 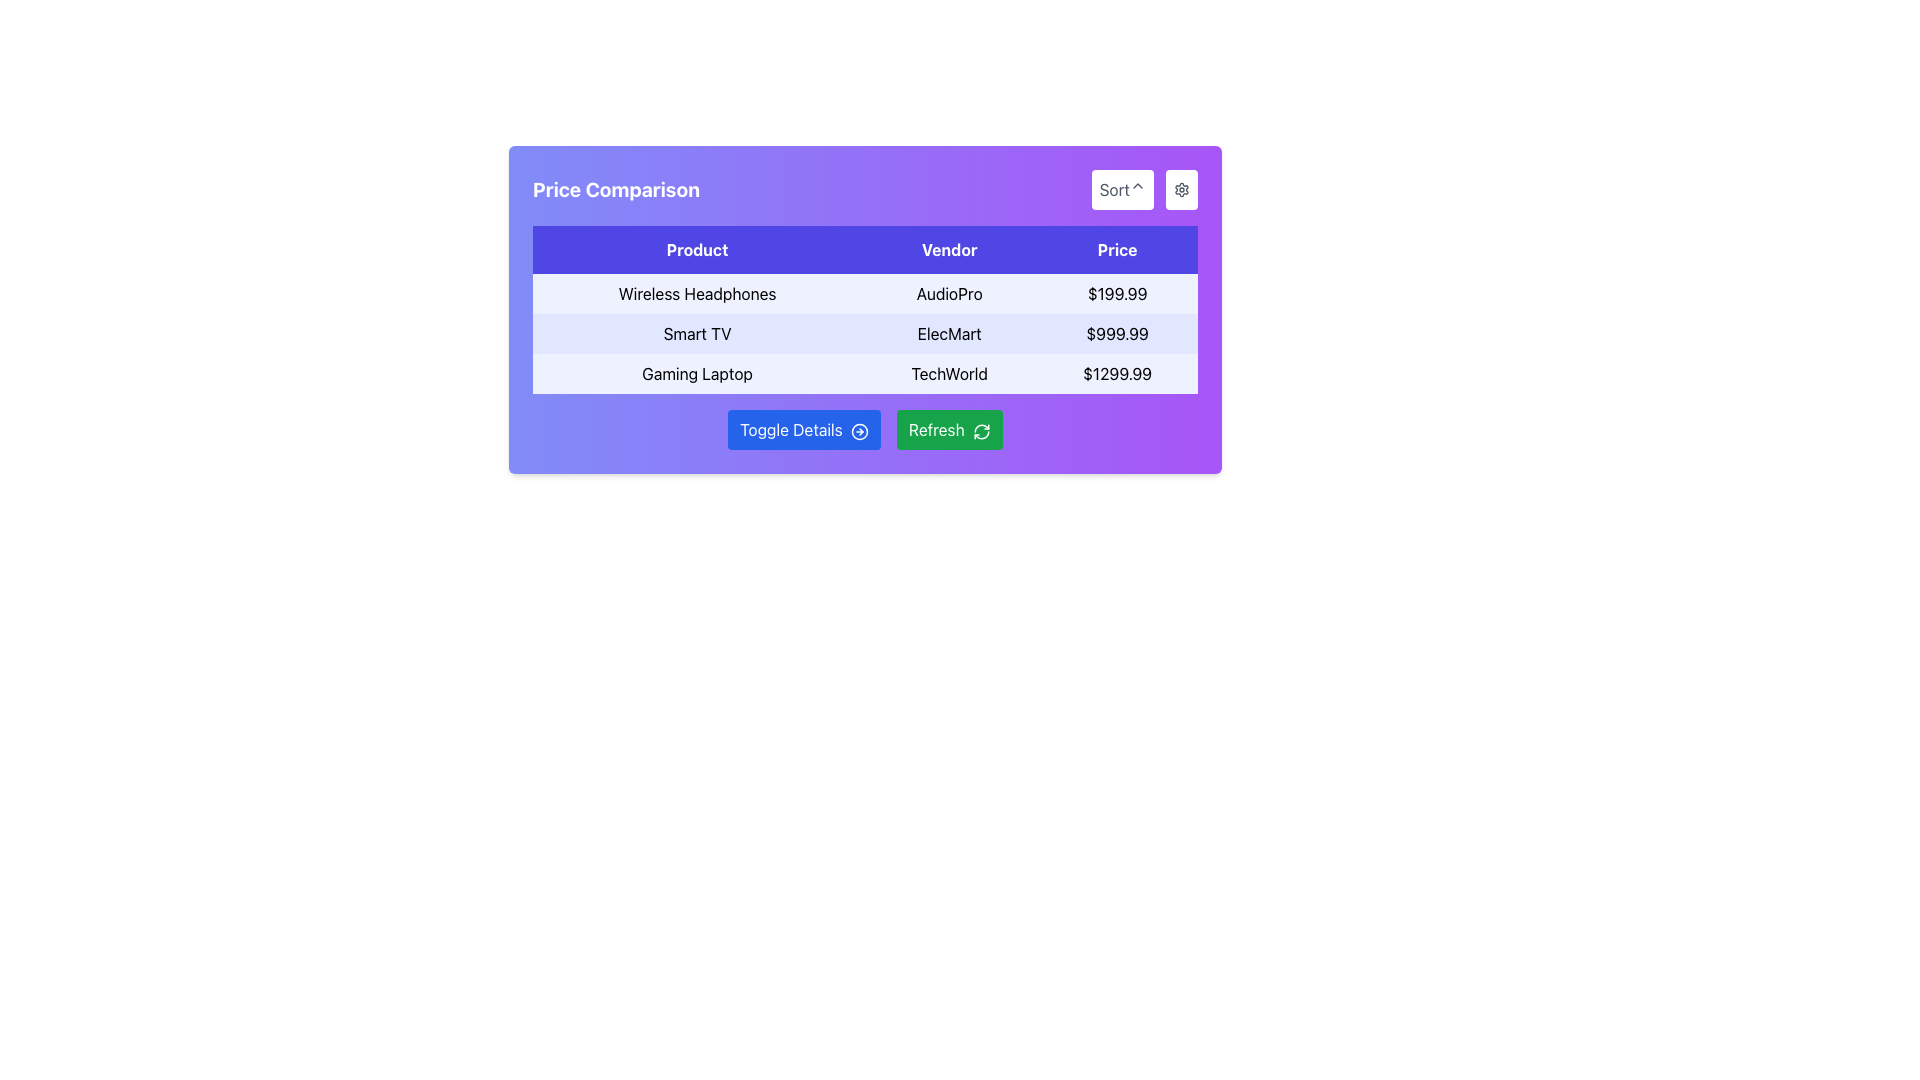 What do you see at coordinates (865, 309) in the screenshot?
I see `the rows of the interactive Data Table located in the 'Price Comparison' section, which has a bold purple header with titles 'Product,' 'Vendor,' and 'Price.'` at bounding box center [865, 309].